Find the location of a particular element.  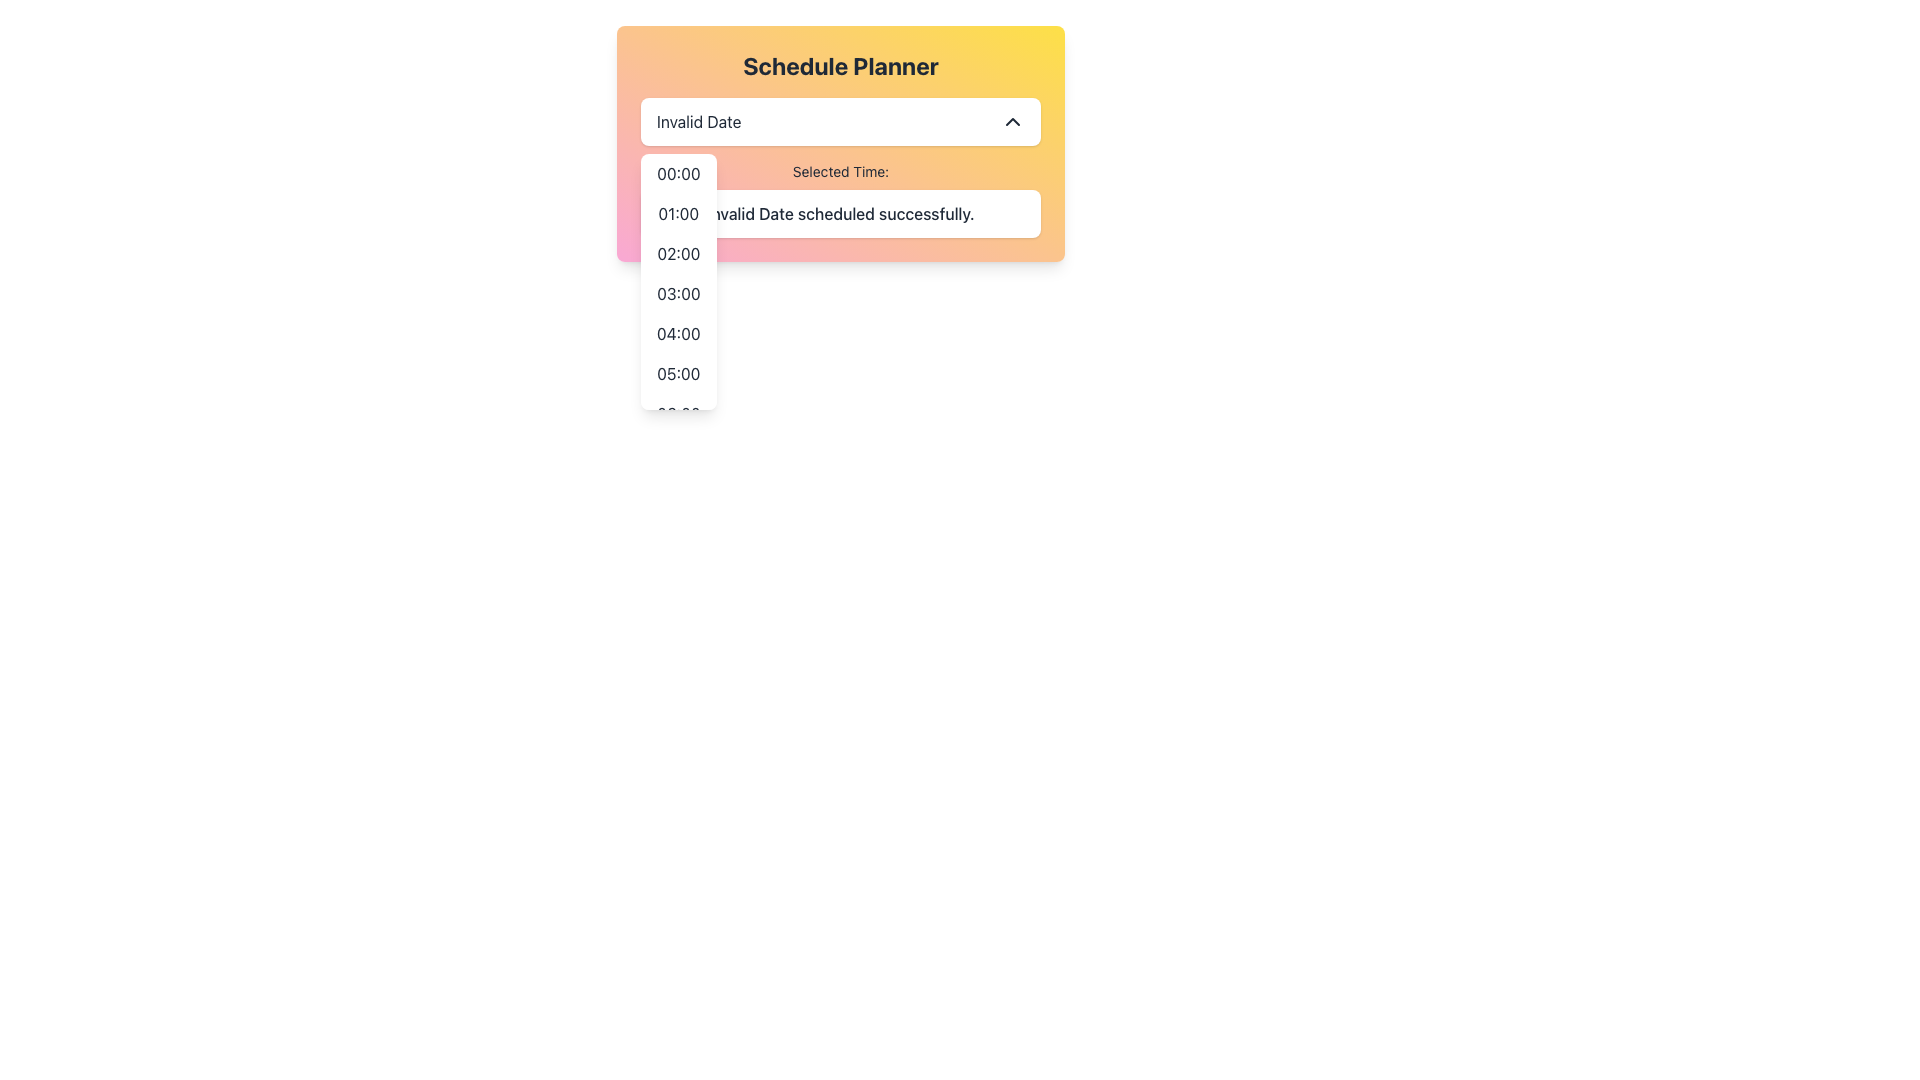

the list item displaying '04:00' in the dropdown menu of the 'Schedule Planner' module is located at coordinates (678, 333).